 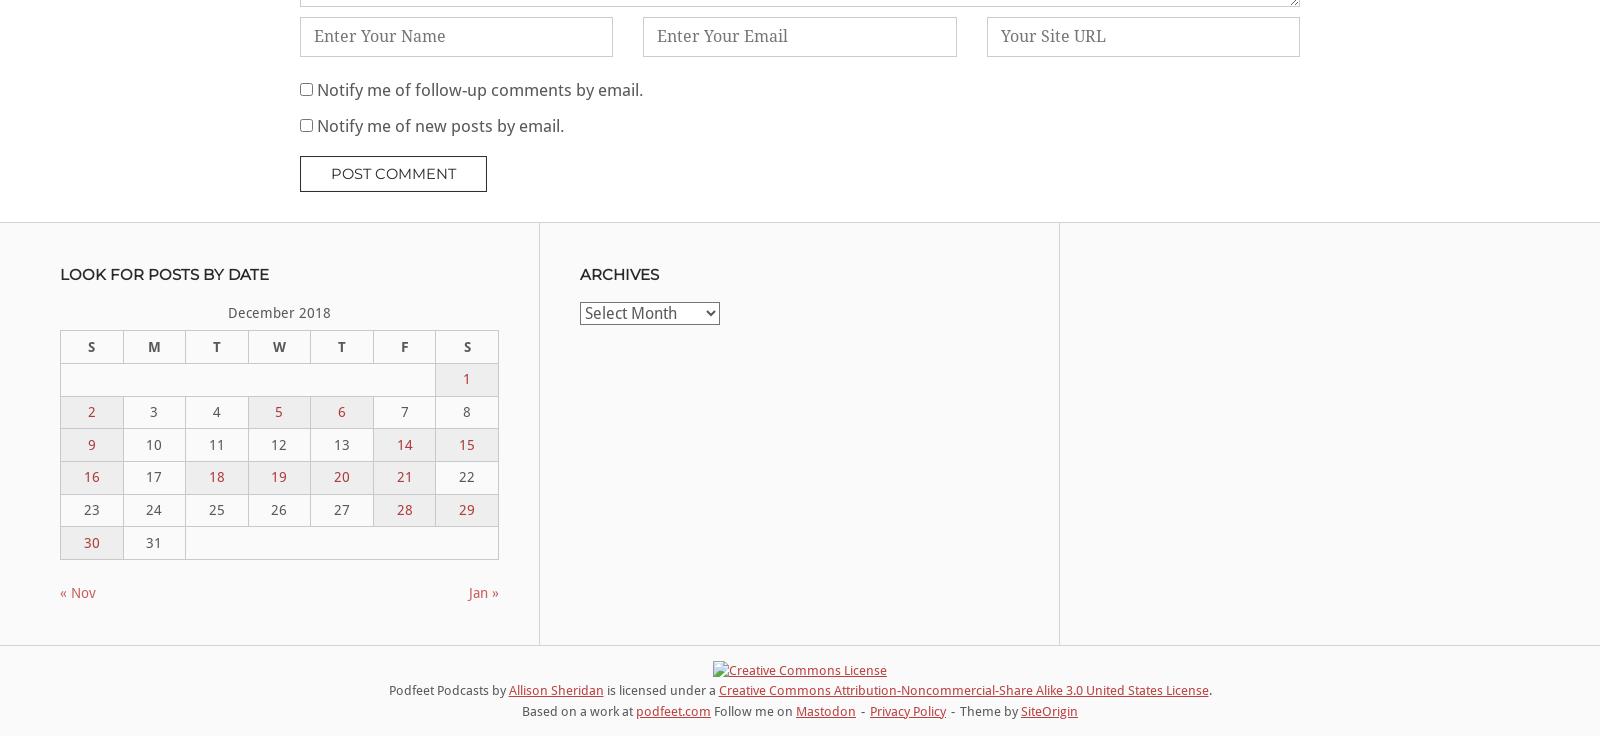 I want to click on 'Creative Commons Attribution-Noncommercial-Share Alike 3.0 United States License', so click(x=962, y=689).